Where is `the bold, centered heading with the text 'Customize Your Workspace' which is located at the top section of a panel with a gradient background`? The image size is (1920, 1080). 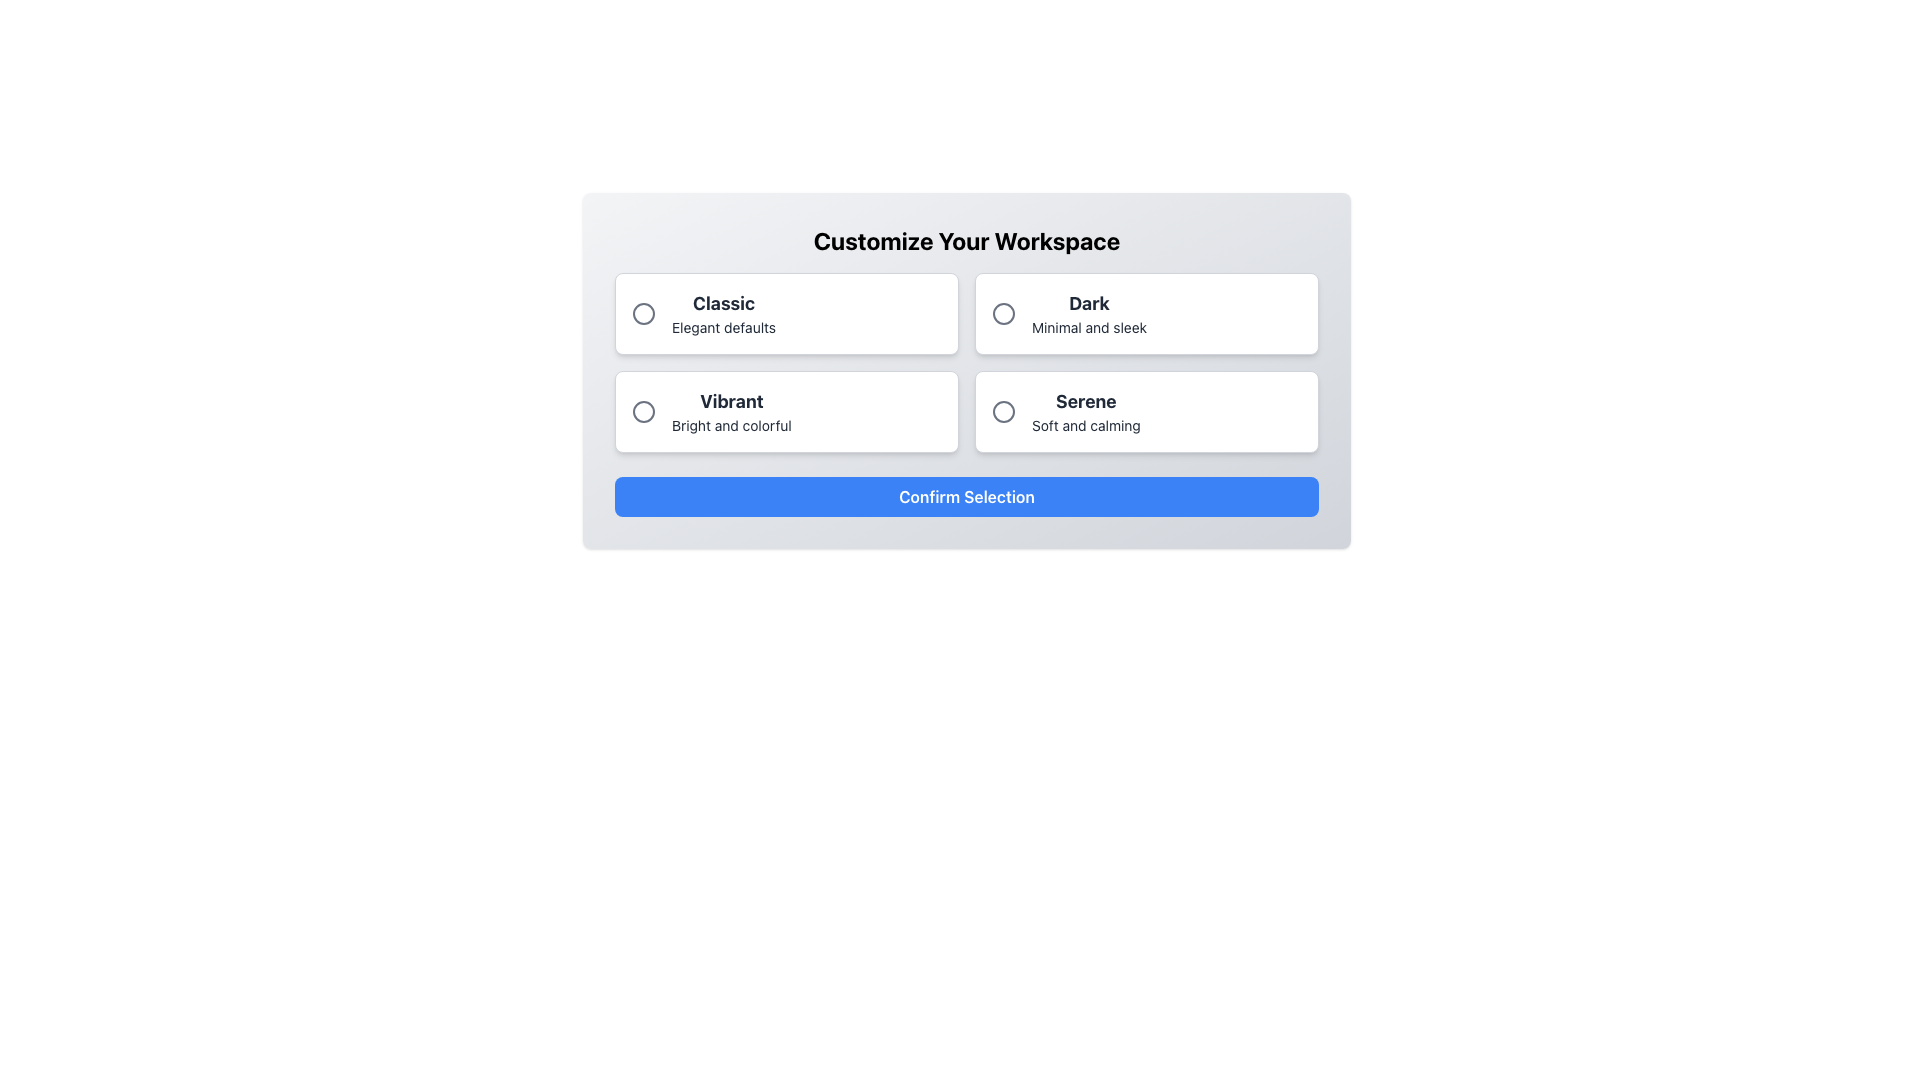
the bold, centered heading with the text 'Customize Your Workspace' which is located at the top section of a panel with a gradient background is located at coordinates (966, 239).